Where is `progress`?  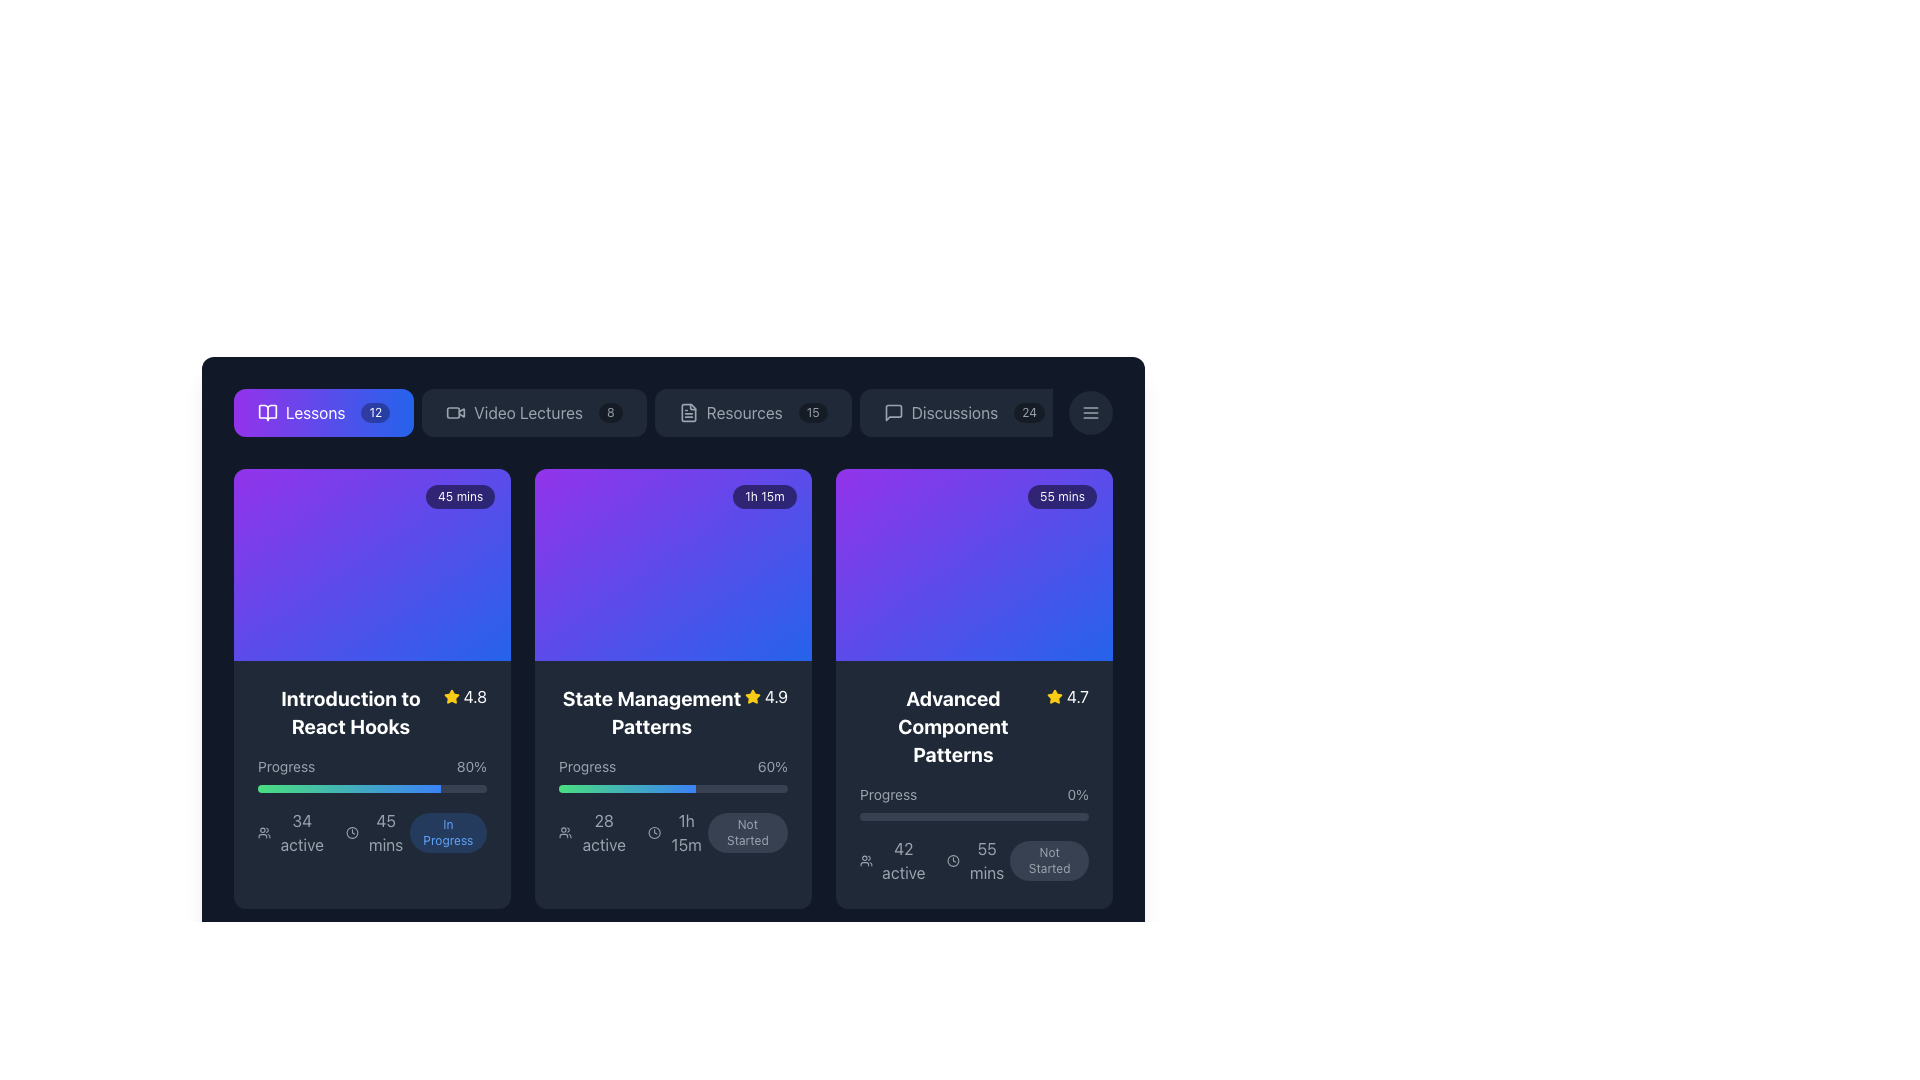 progress is located at coordinates (264, 788).